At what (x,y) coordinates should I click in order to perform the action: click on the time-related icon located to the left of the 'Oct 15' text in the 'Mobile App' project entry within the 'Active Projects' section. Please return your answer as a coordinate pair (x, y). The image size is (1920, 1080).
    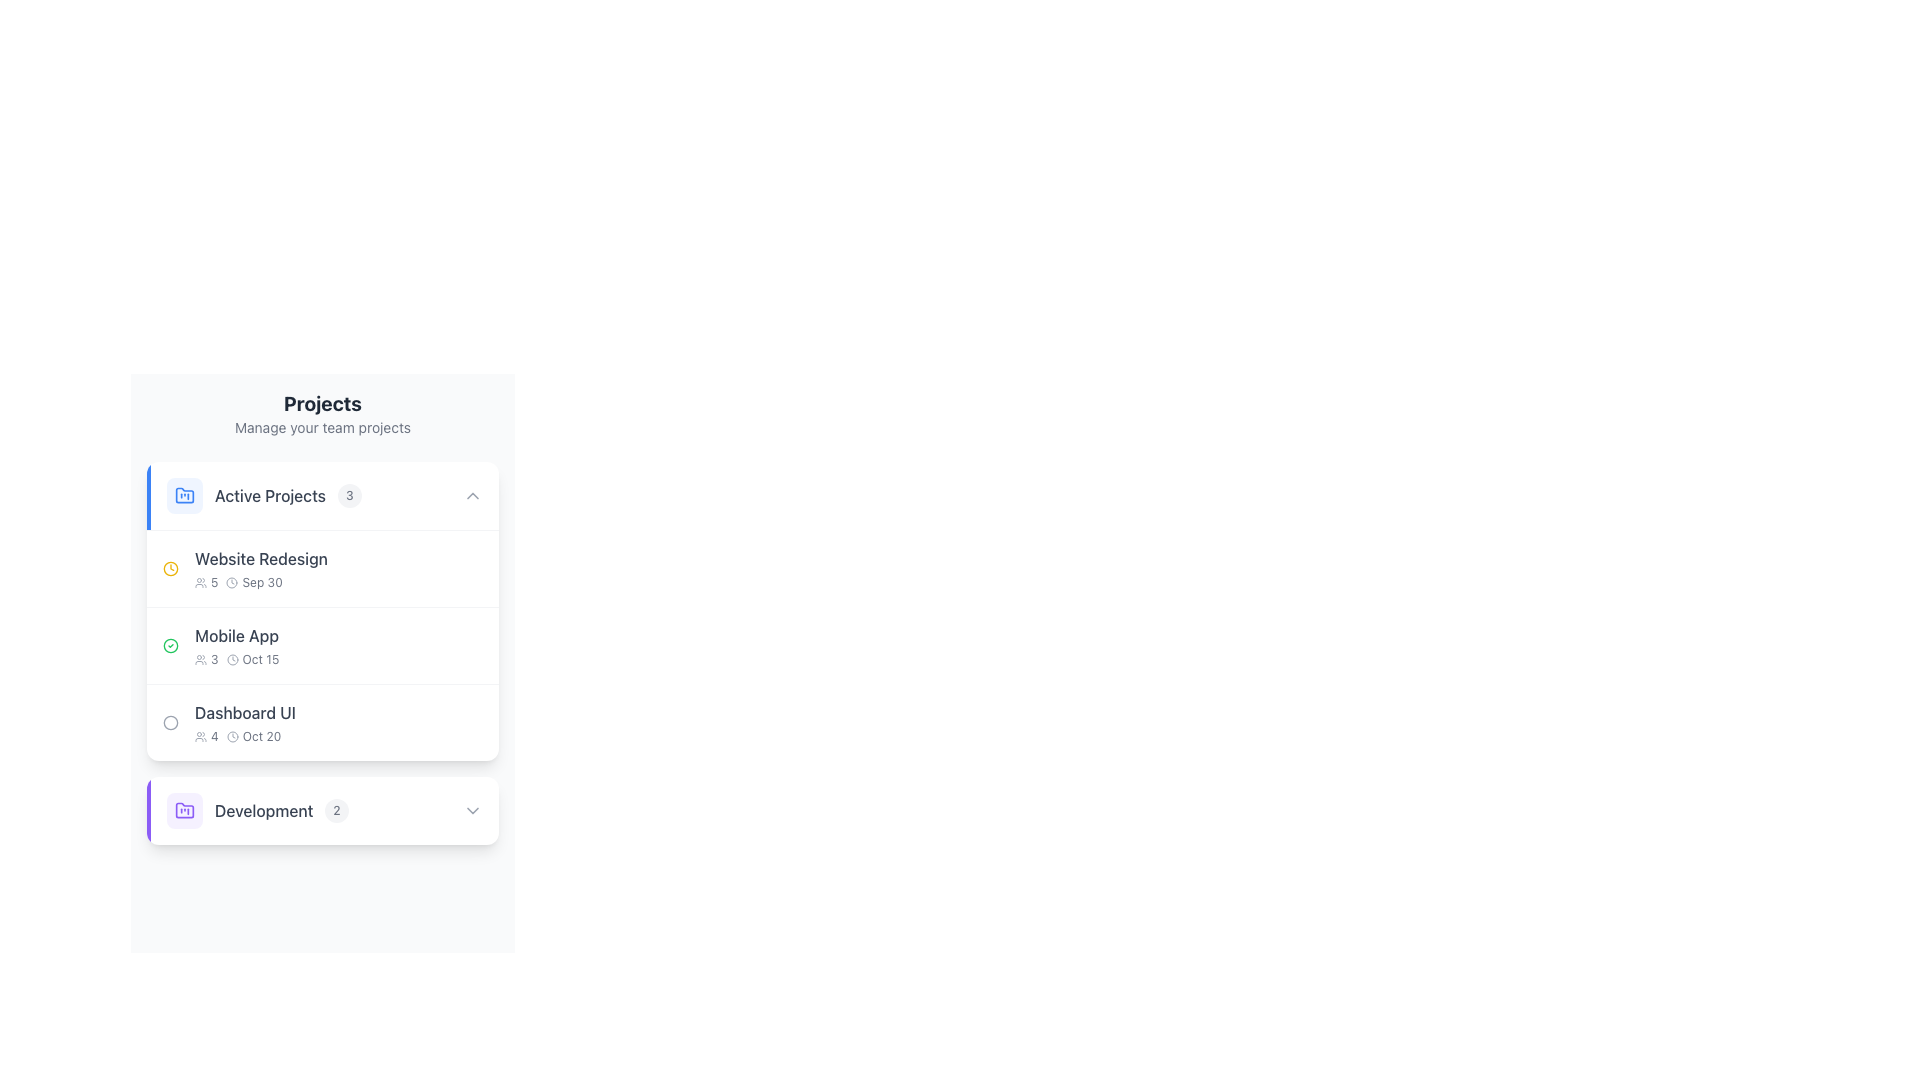
    Looking at the image, I should click on (232, 659).